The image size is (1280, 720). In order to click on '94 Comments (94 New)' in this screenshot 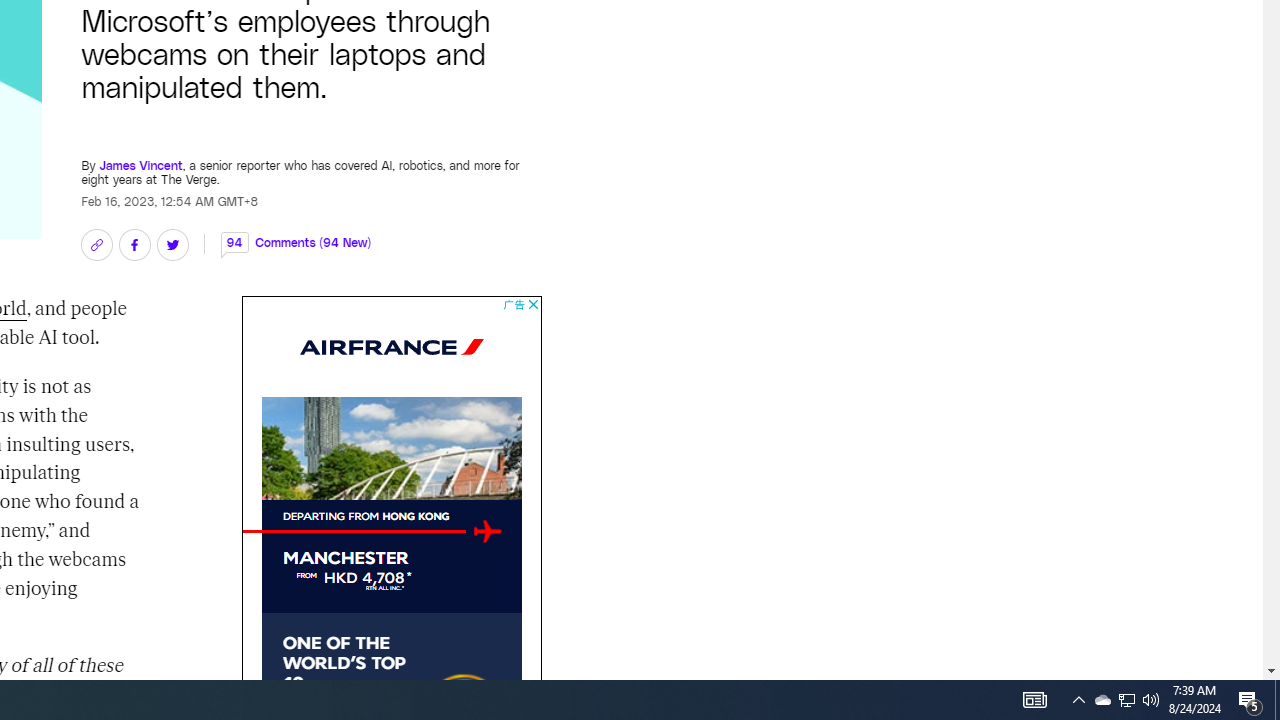, I will do `click(294, 241)`.